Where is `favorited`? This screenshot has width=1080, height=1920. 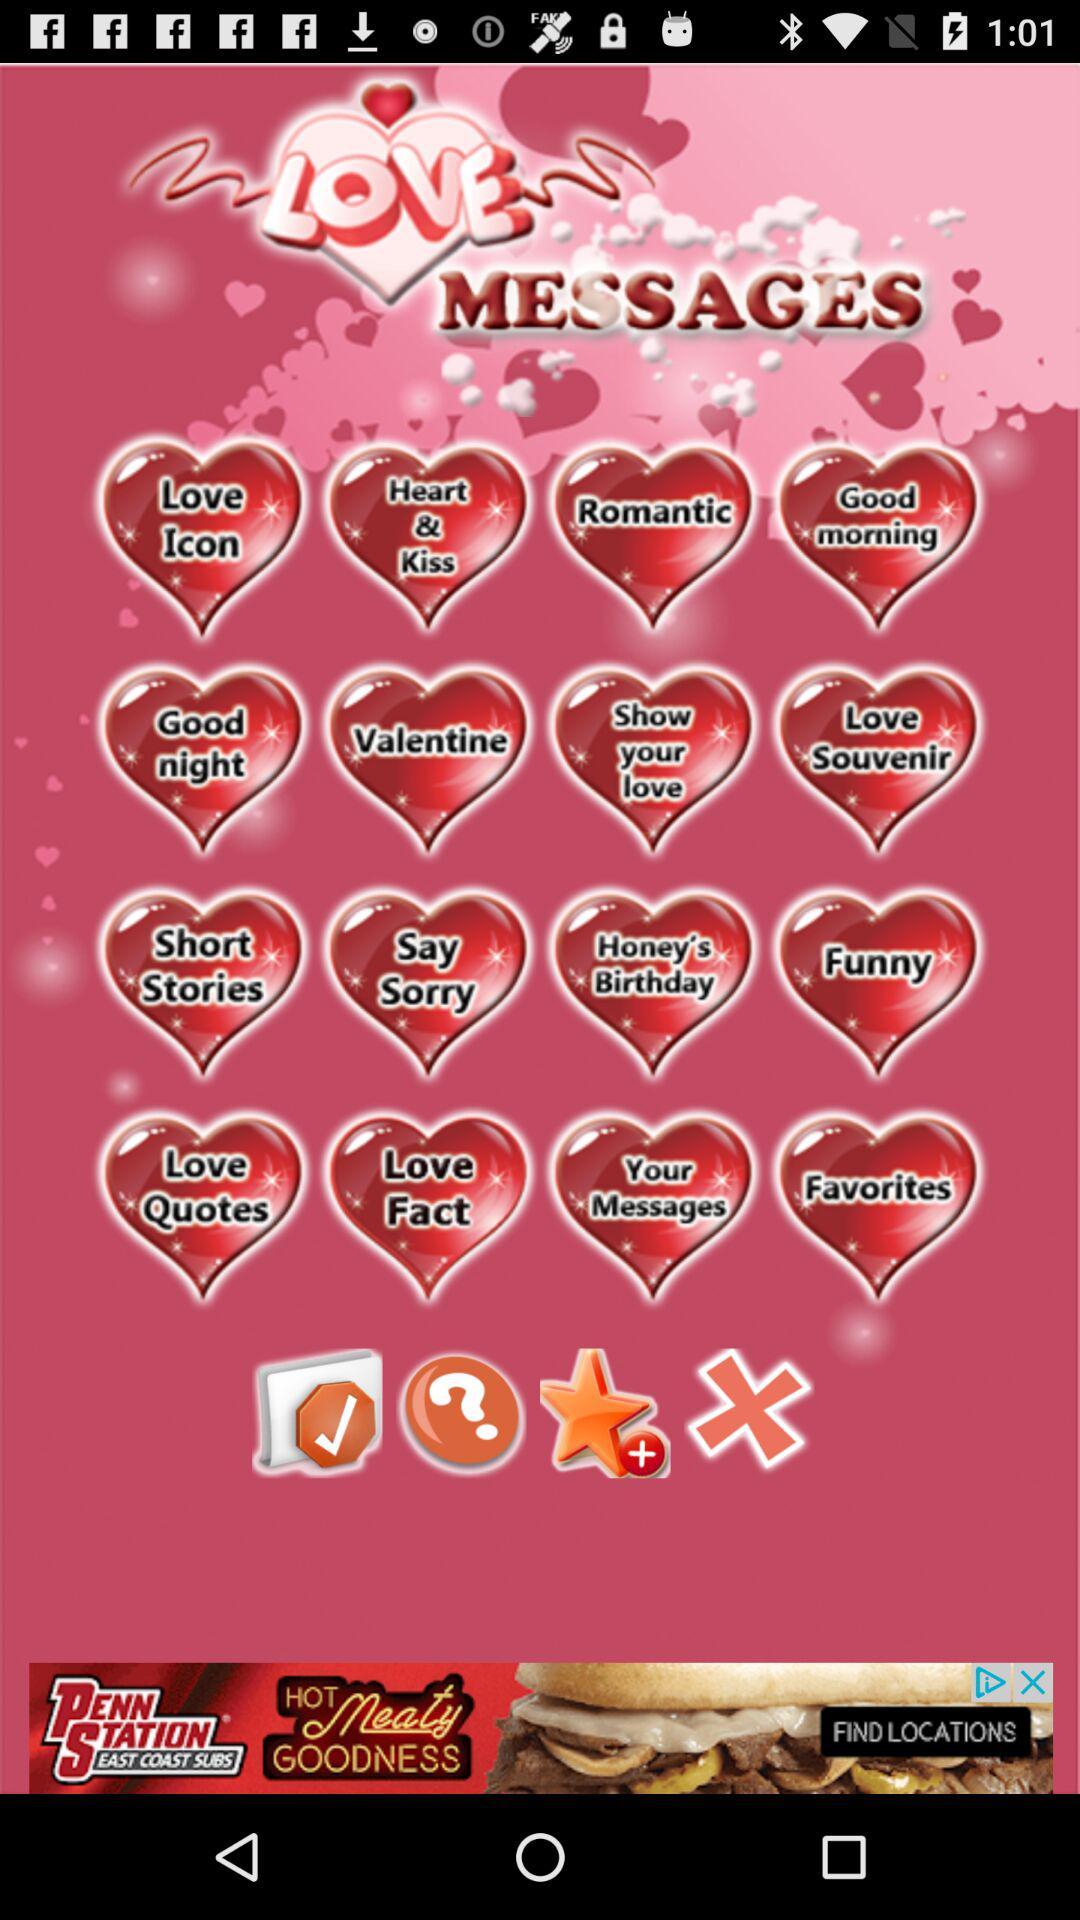 favorited is located at coordinates (876, 1208).